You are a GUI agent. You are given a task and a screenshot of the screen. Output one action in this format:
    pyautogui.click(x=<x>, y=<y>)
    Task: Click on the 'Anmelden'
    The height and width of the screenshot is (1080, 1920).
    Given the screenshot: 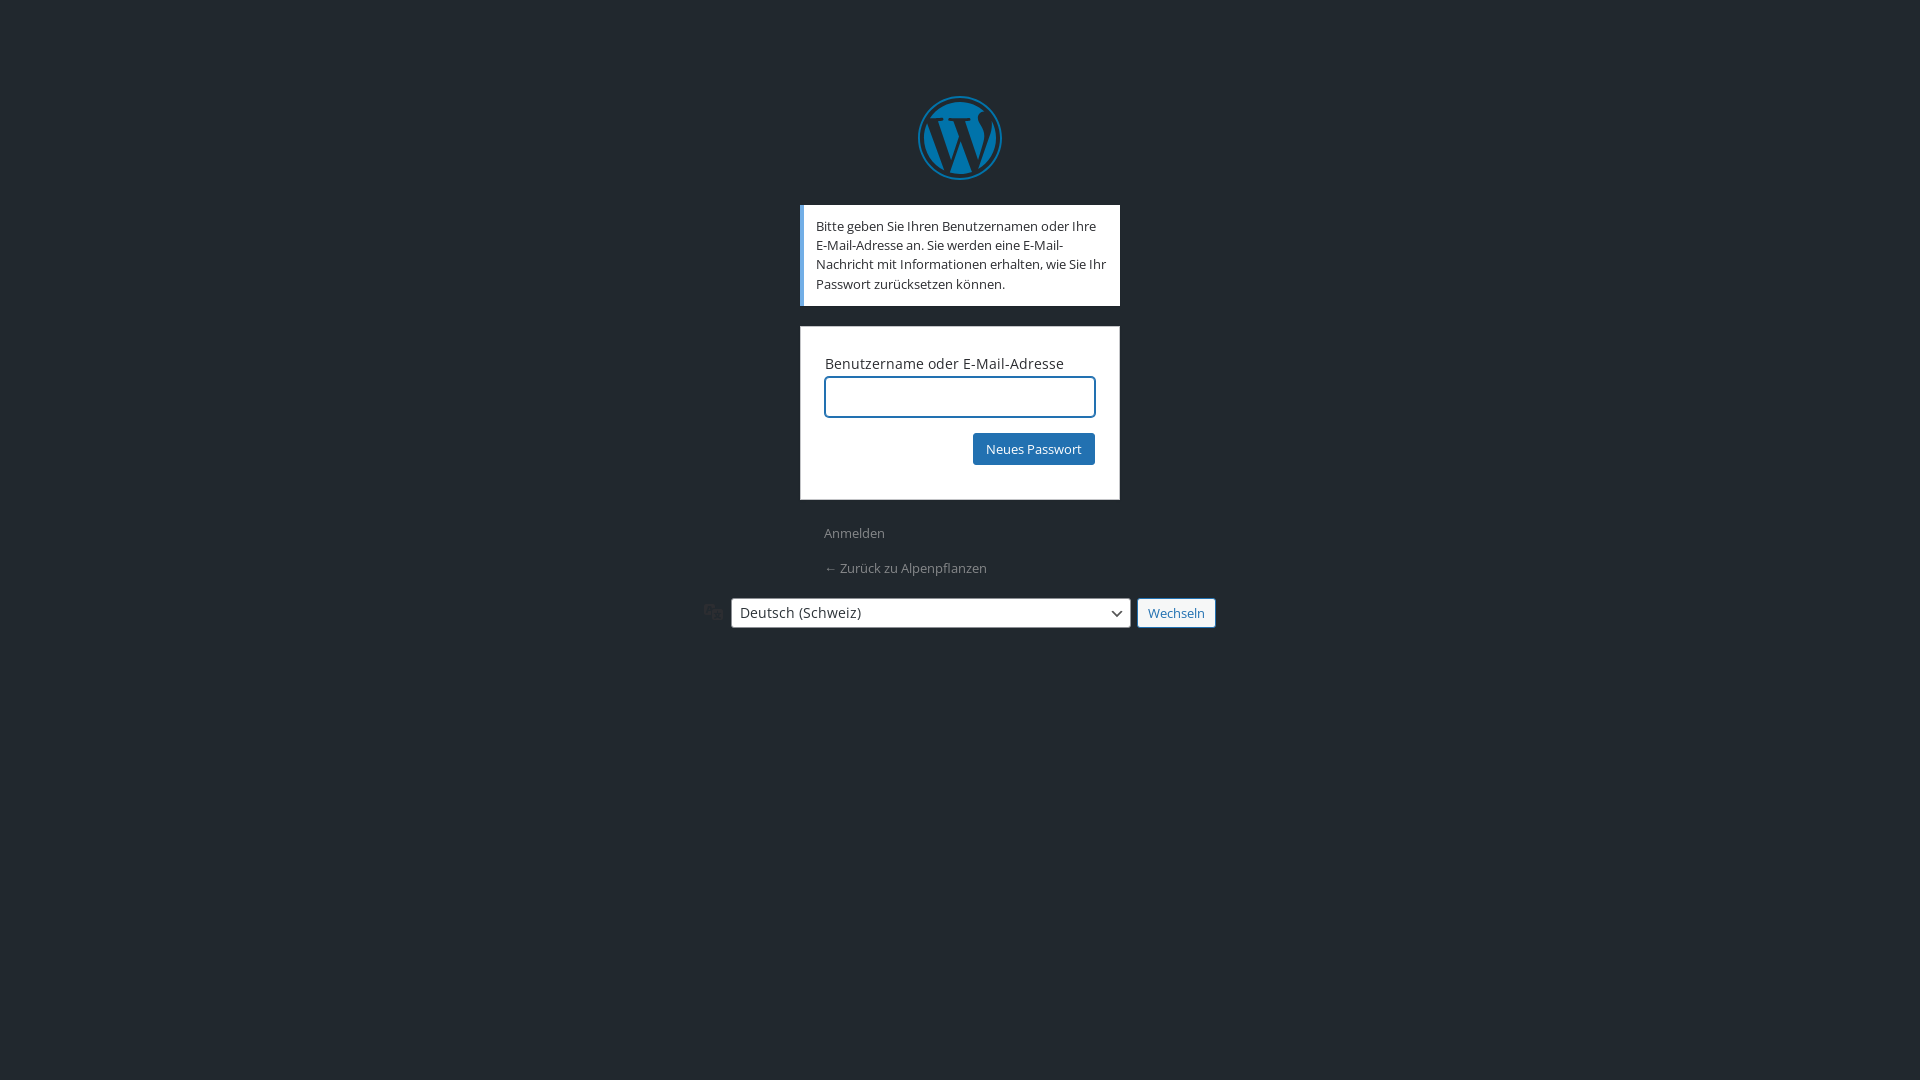 What is the action you would take?
    pyautogui.click(x=854, y=531)
    